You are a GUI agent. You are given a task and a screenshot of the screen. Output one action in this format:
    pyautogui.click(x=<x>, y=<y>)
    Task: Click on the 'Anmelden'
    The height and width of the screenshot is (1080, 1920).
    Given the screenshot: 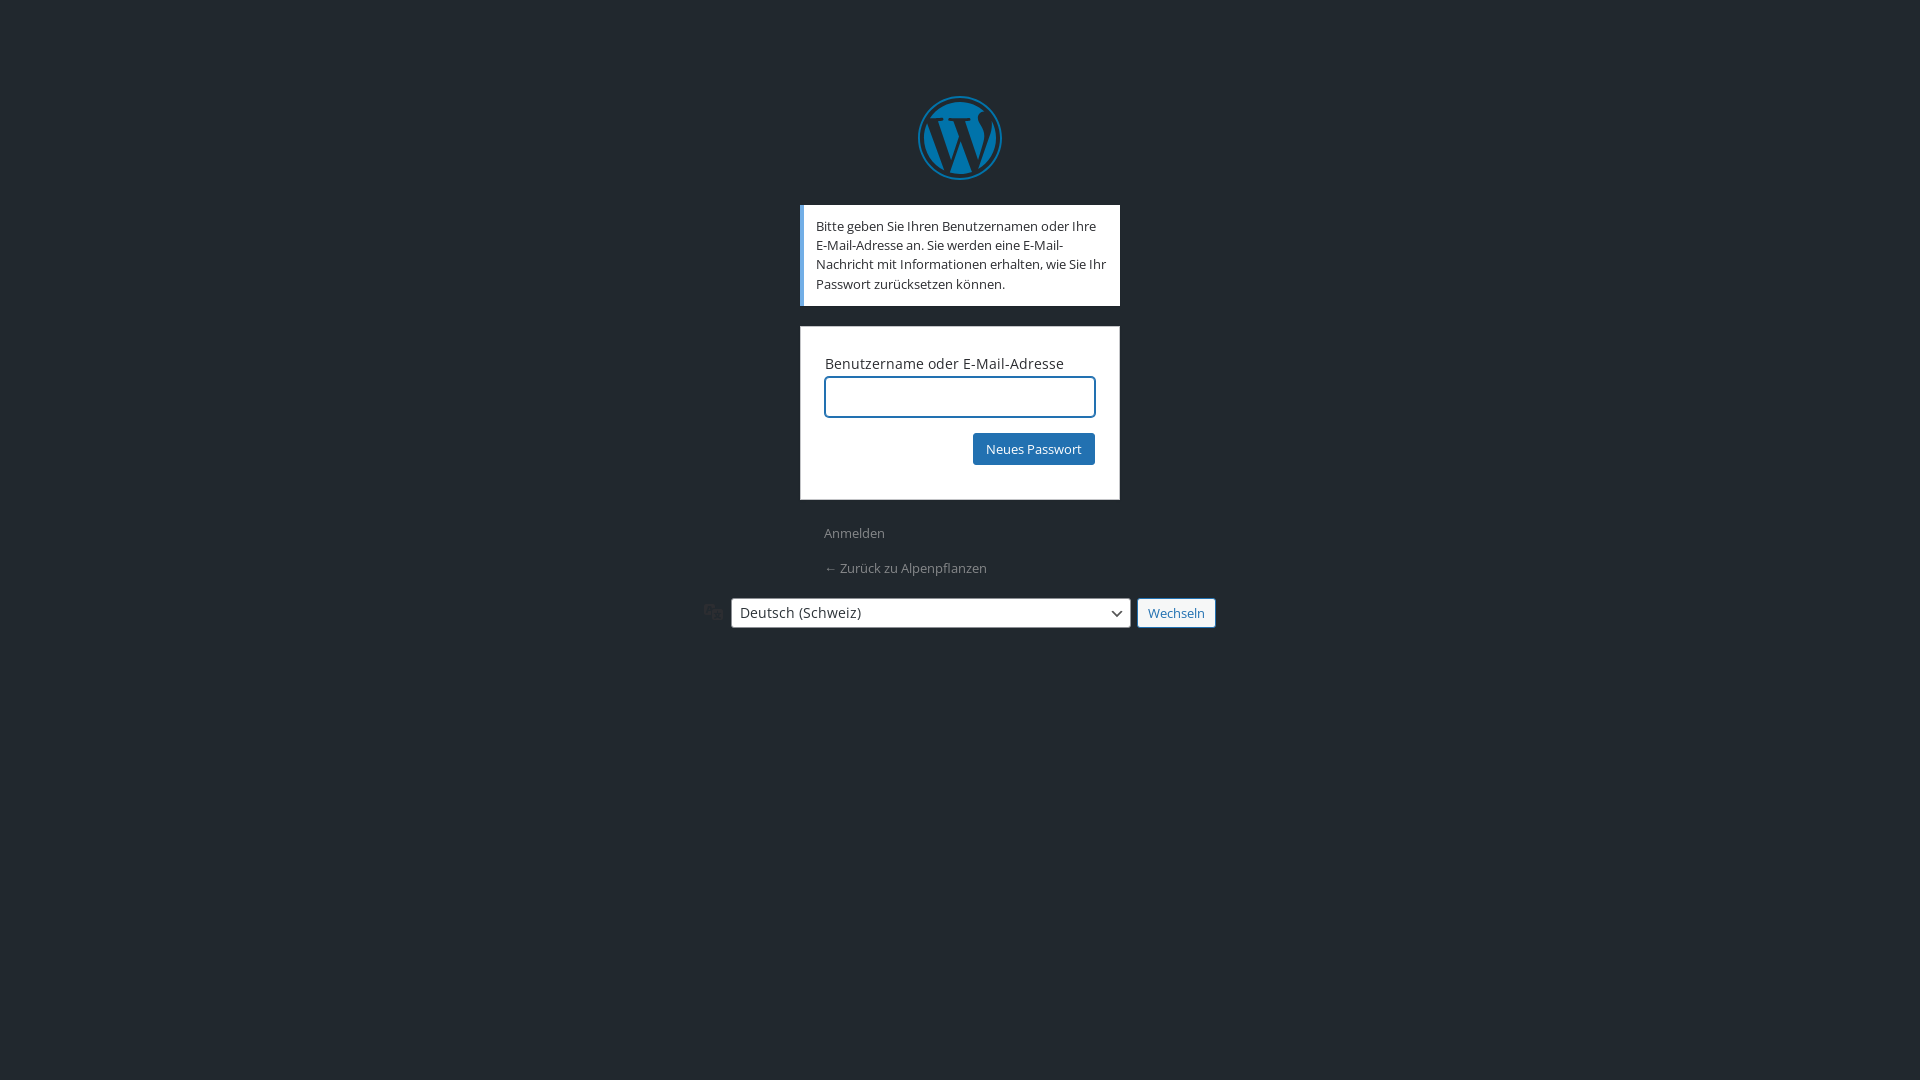 What is the action you would take?
    pyautogui.click(x=854, y=531)
    